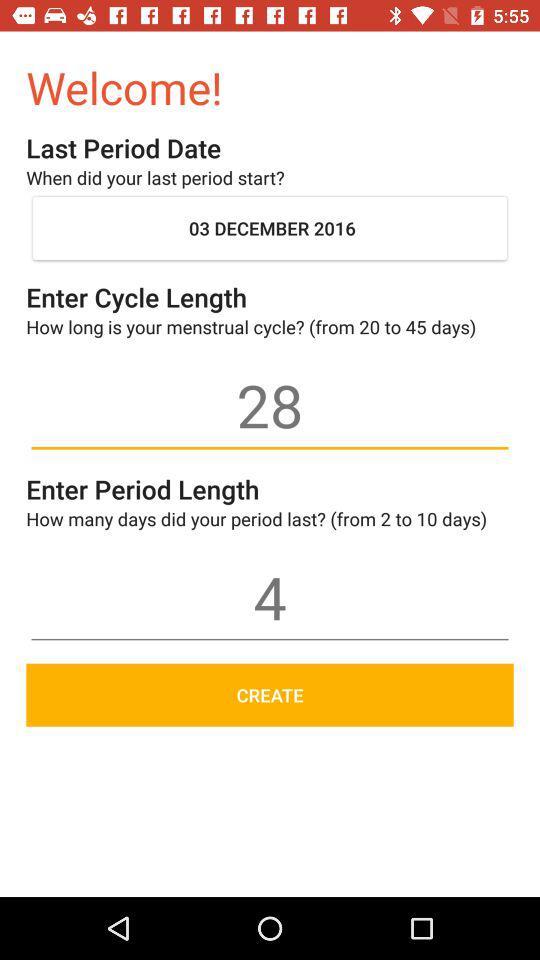 The width and height of the screenshot is (540, 960). What do you see at coordinates (270, 597) in the screenshot?
I see `4 icon` at bounding box center [270, 597].